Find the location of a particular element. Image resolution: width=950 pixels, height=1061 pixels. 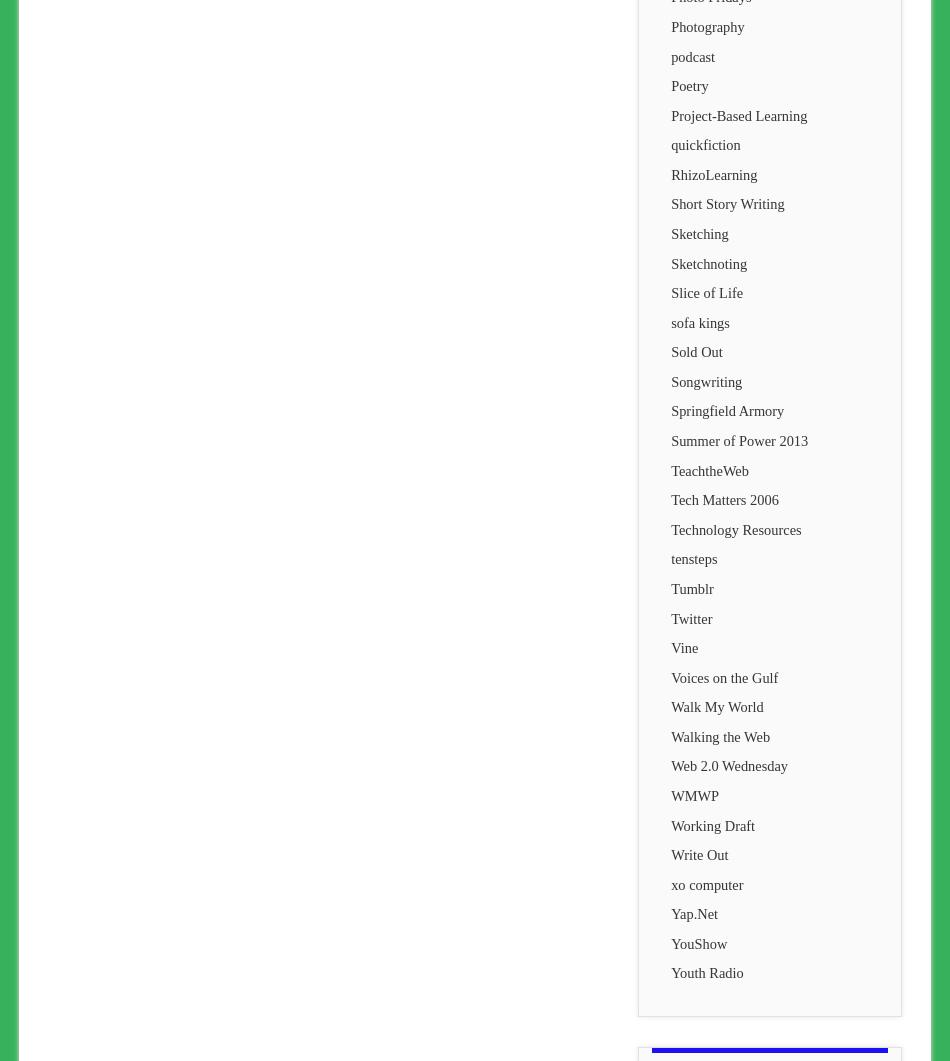

'Voices on the Gulf' is located at coordinates (723, 676).